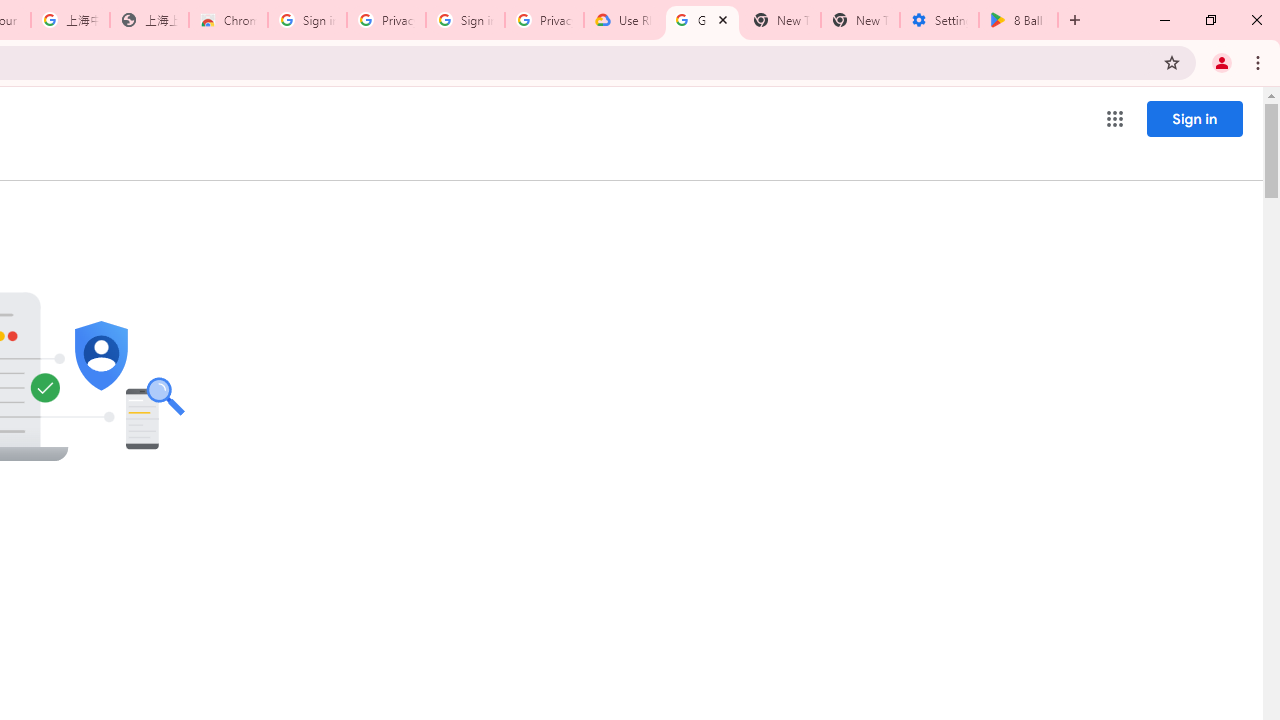 The height and width of the screenshot is (720, 1280). Describe the element at coordinates (1113, 119) in the screenshot. I see `'Google apps'` at that location.